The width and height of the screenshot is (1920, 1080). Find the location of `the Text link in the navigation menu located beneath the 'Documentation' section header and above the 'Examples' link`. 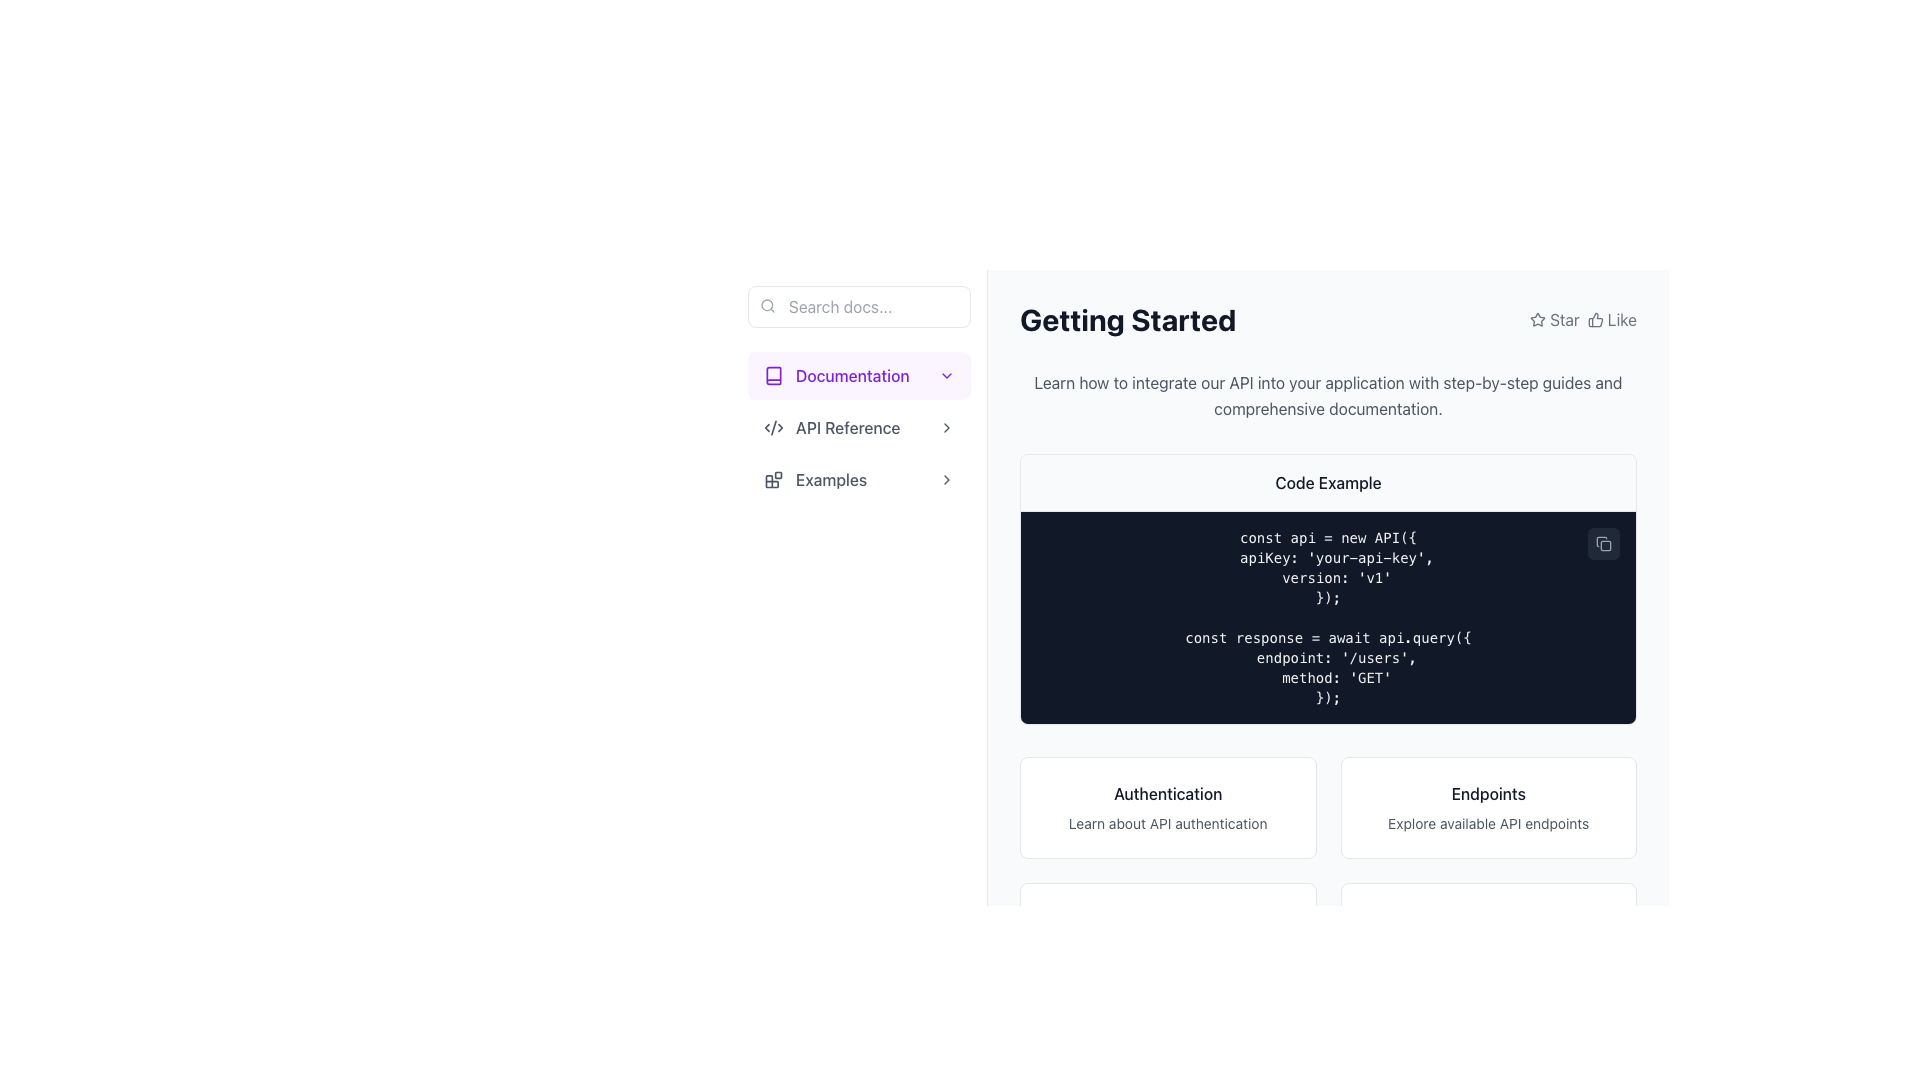

the Text link in the navigation menu located beneath the 'Documentation' section header and above the 'Examples' link is located at coordinates (848, 427).